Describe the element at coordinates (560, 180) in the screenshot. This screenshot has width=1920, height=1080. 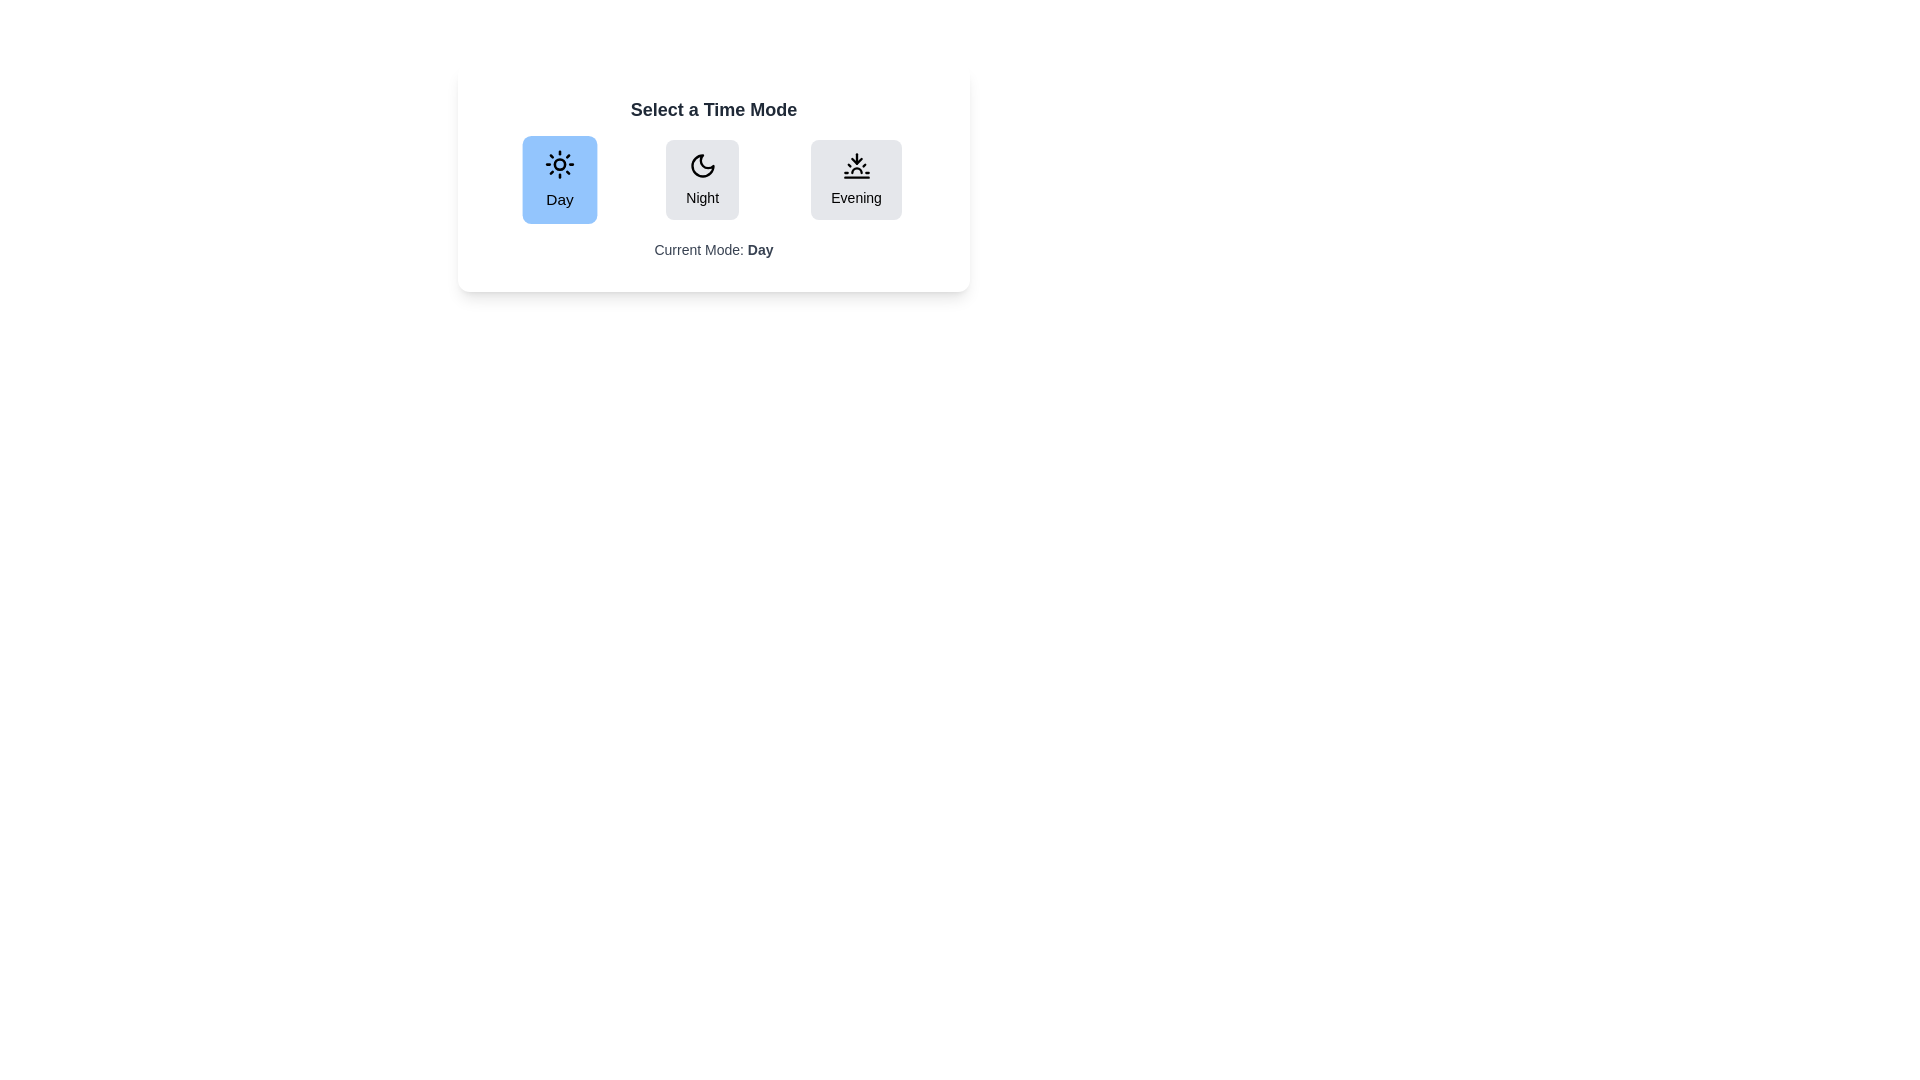
I see `the button labeled Day to observe its hover effect` at that location.